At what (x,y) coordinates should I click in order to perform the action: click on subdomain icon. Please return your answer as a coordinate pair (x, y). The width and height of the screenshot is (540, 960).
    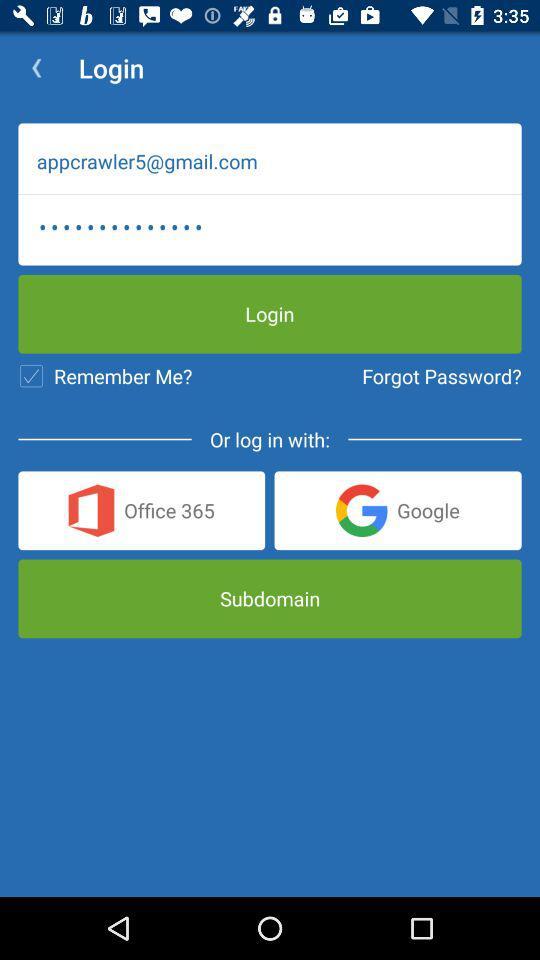
    Looking at the image, I should click on (270, 598).